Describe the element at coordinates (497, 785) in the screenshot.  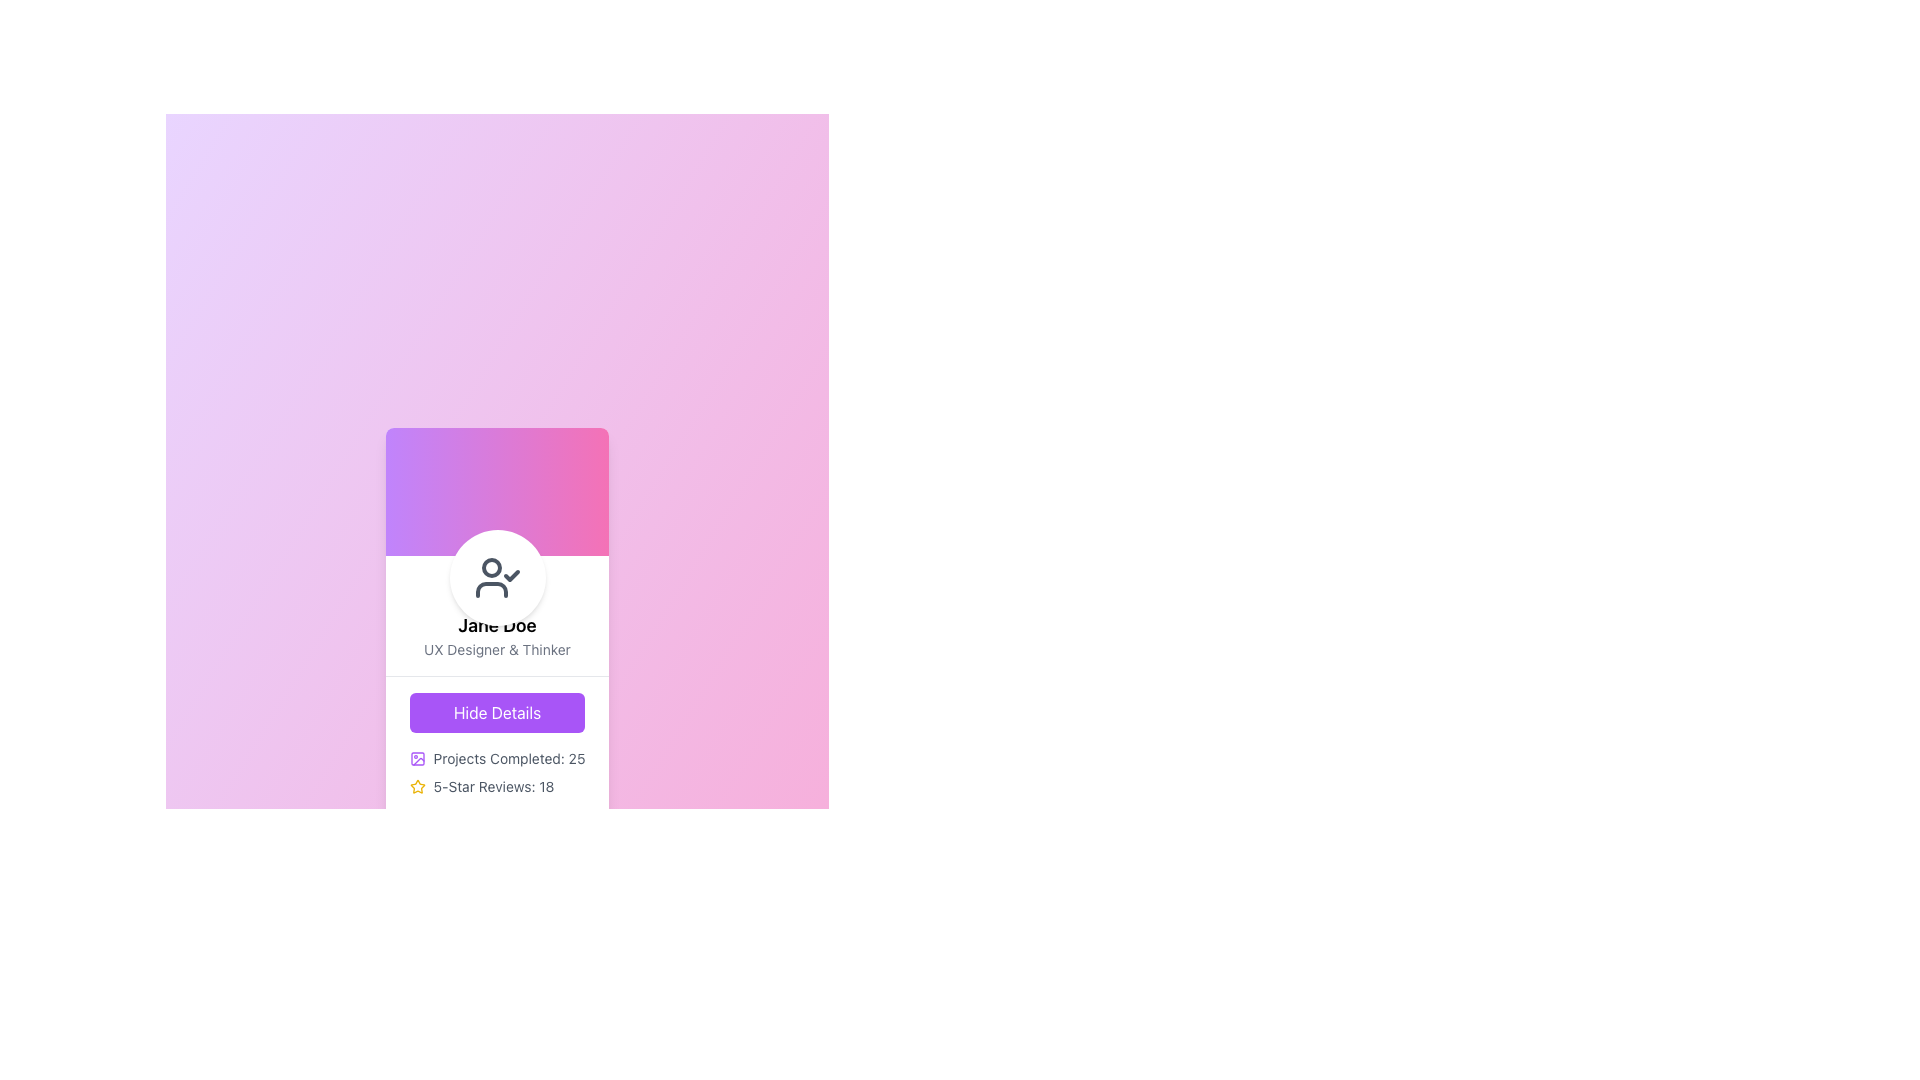
I see `informational text displaying the total number of 5-star reviews received, located below the 'Projects Completed: 25' element` at that location.